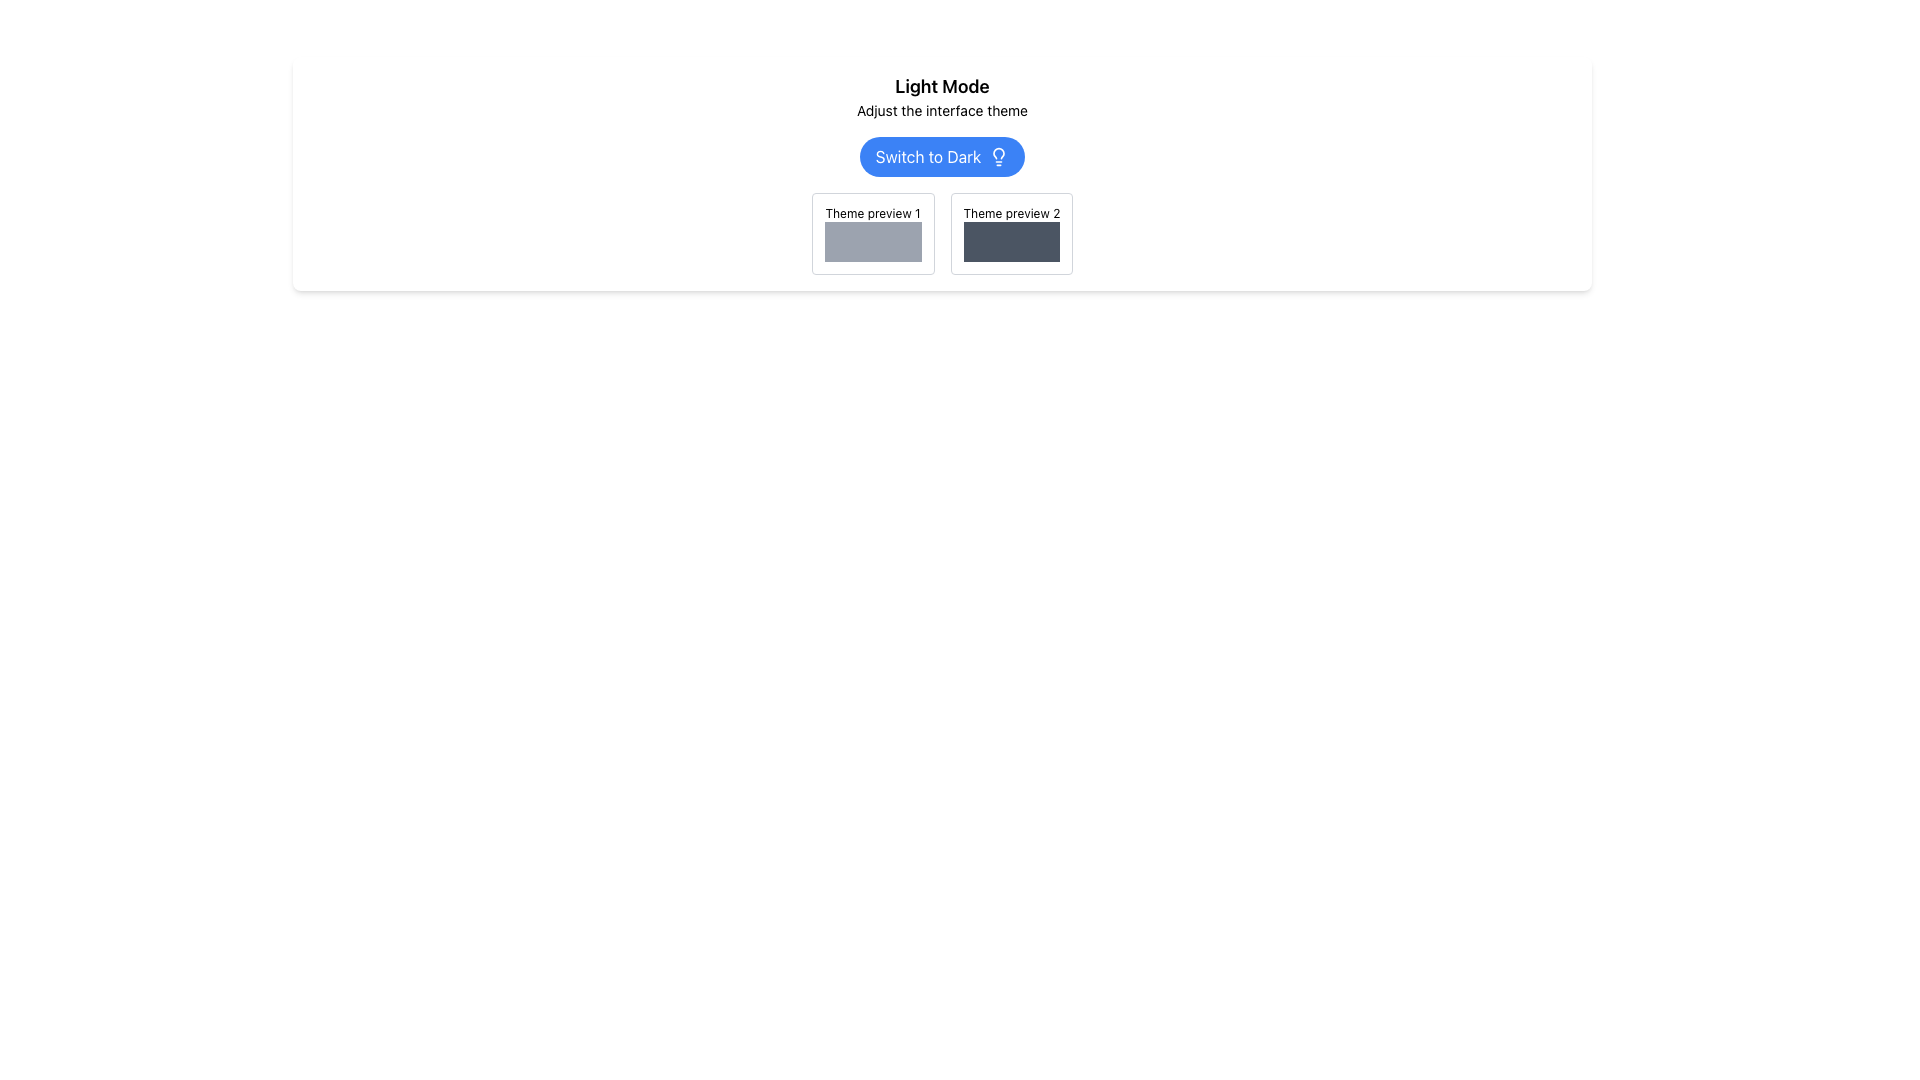 This screenshot has height=1080, width=1920. Describe the element at coordinates (941, 156) in the screenshot. I see `the rounded blue button labeled 'Switch to Dark' with a lightbulb icon` at that location.